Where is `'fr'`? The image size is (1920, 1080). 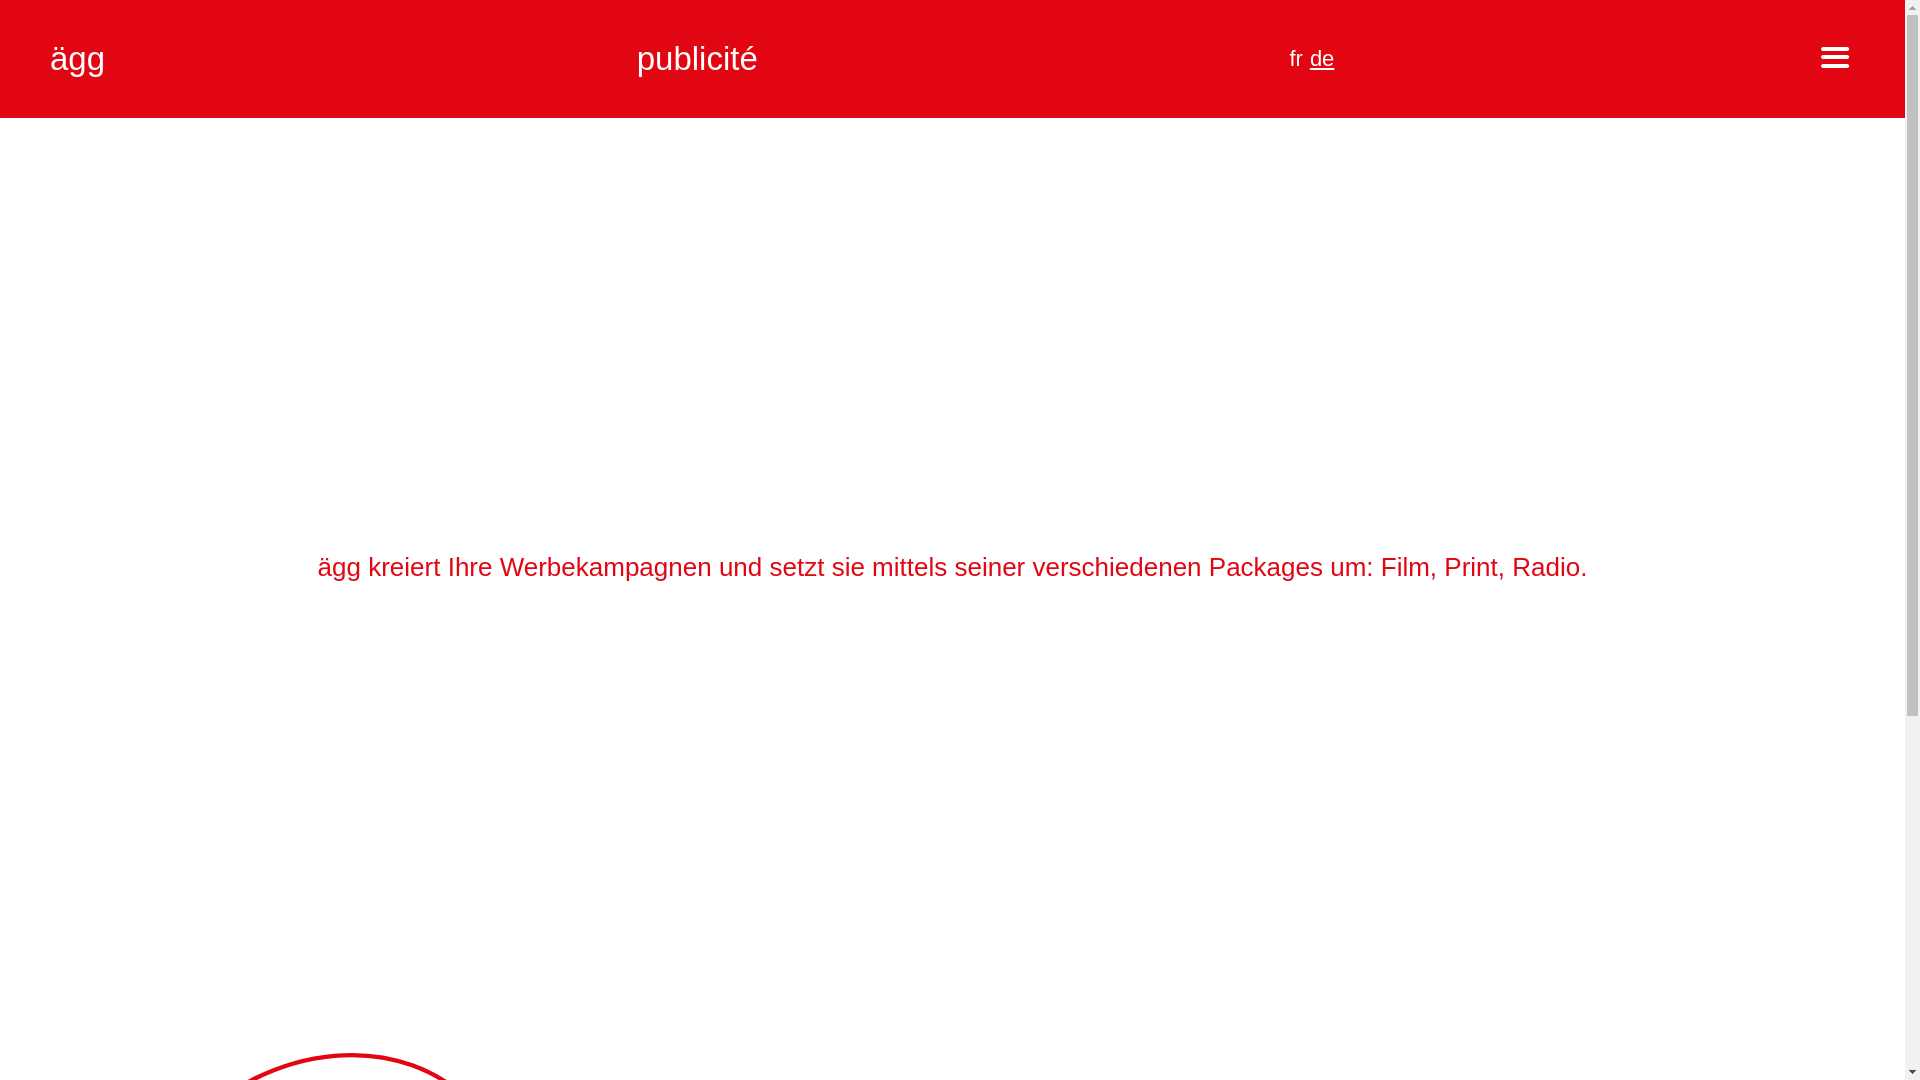
'fr' is located at coordinates (1295, 57).